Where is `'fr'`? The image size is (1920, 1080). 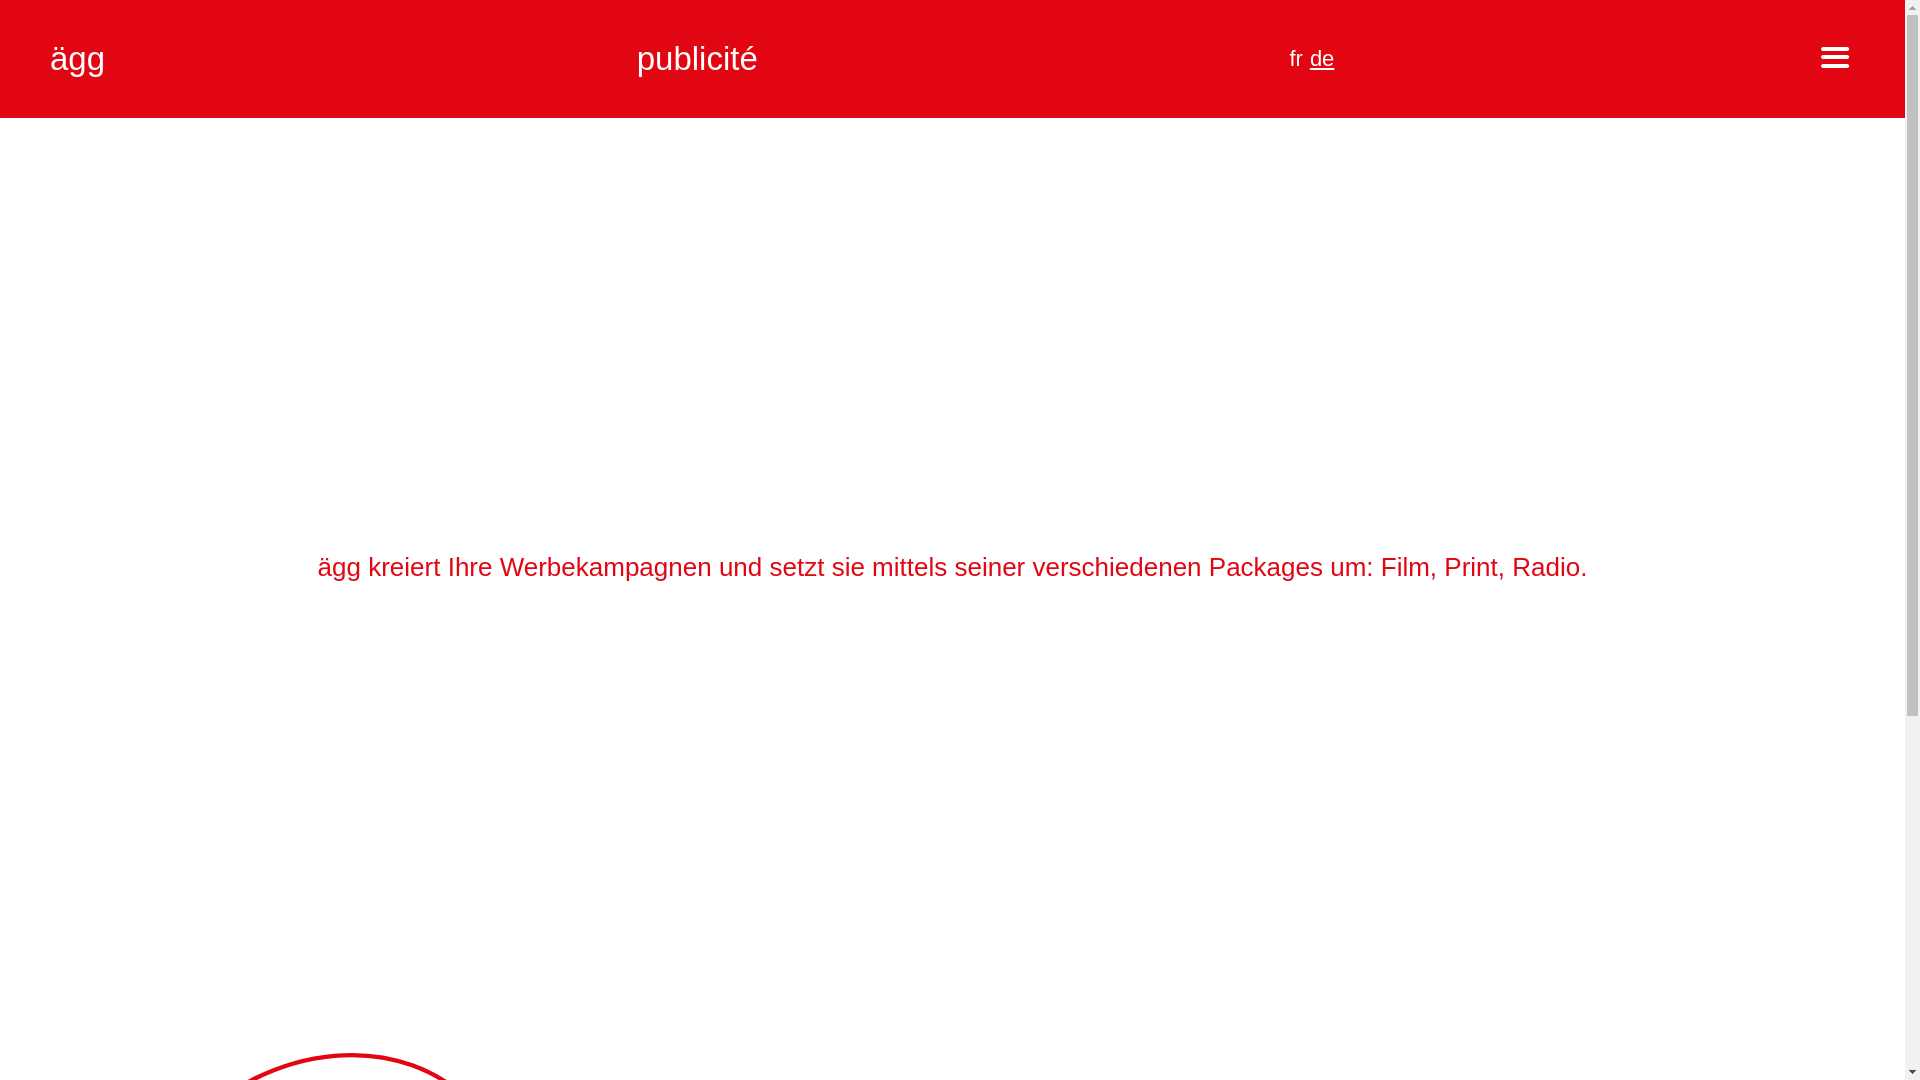
'fr' is located at coordinates (1295, 57).